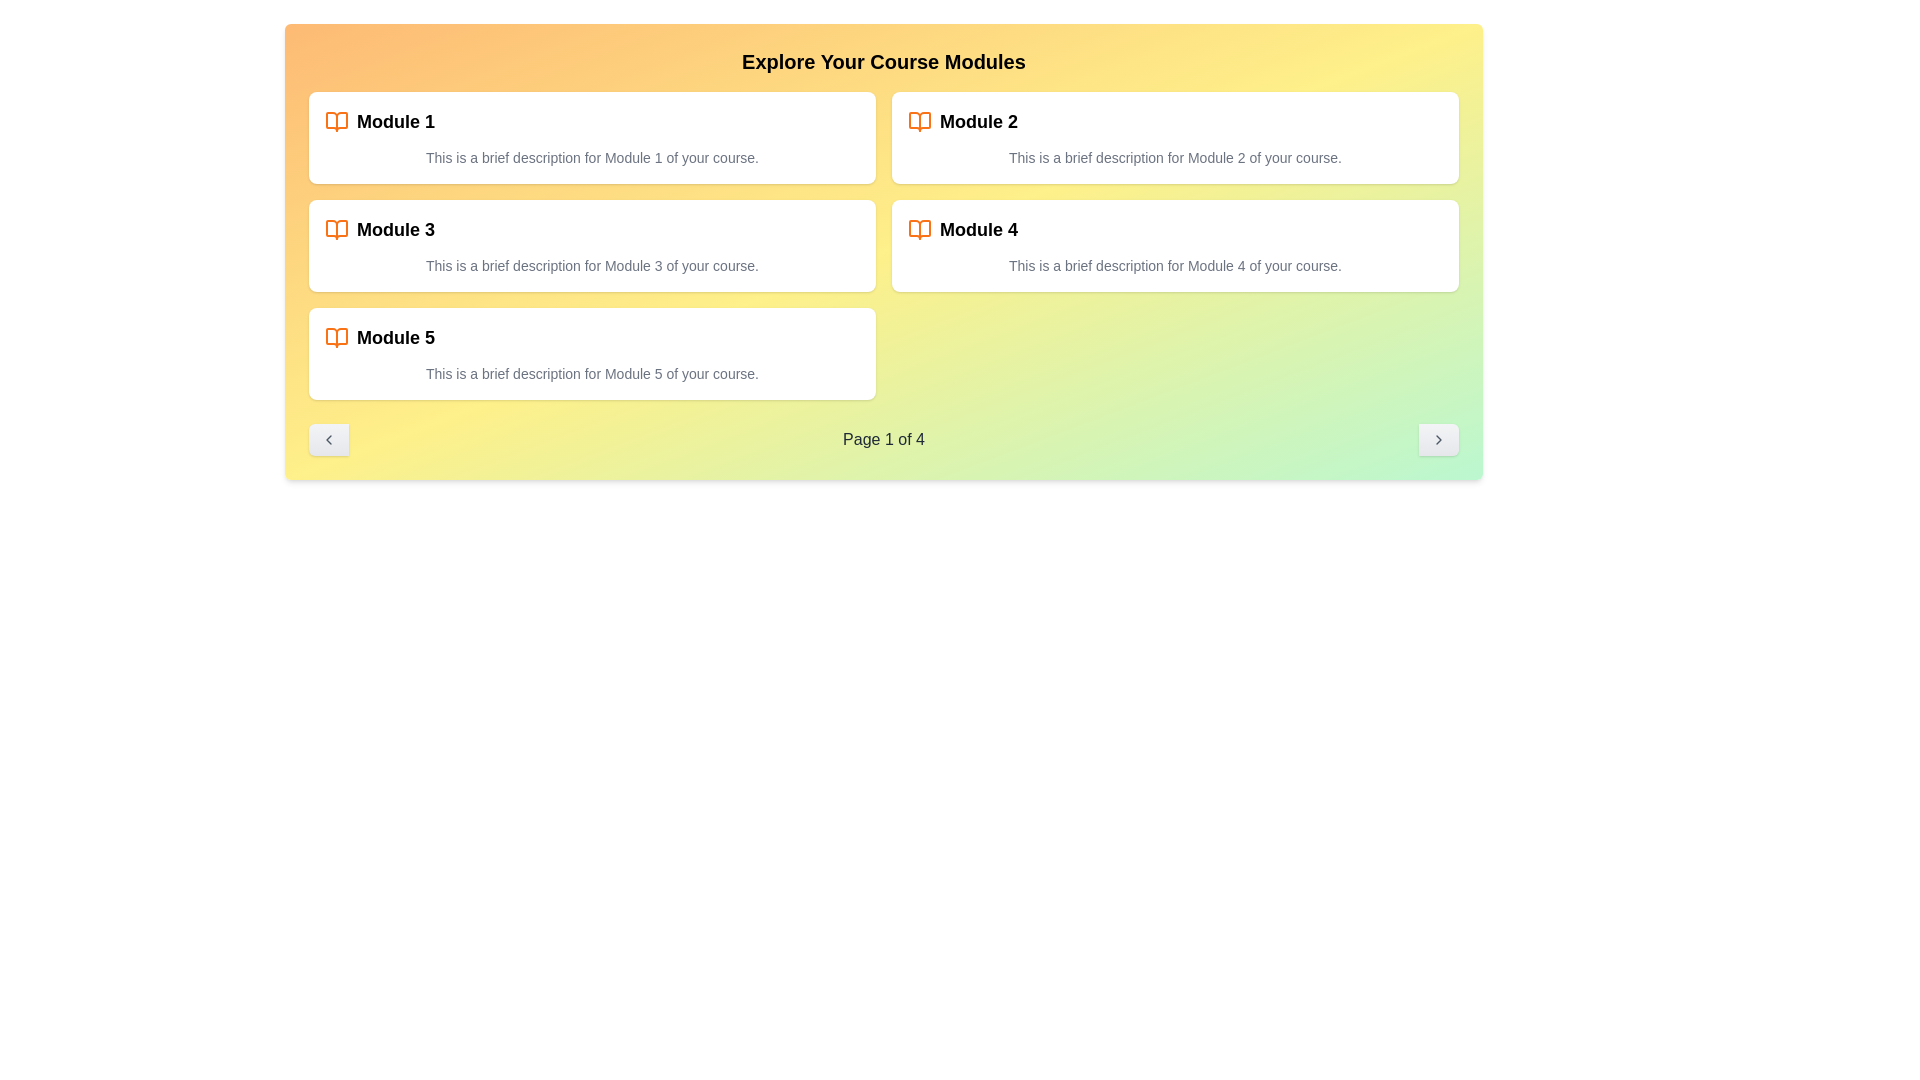  Describe the element at coordinates (329, 438) in the screenshot. I see `the left-facing chevron pagination control button located at the bottom-left corner of the visible module list interface for keyboard navigation` at that location.